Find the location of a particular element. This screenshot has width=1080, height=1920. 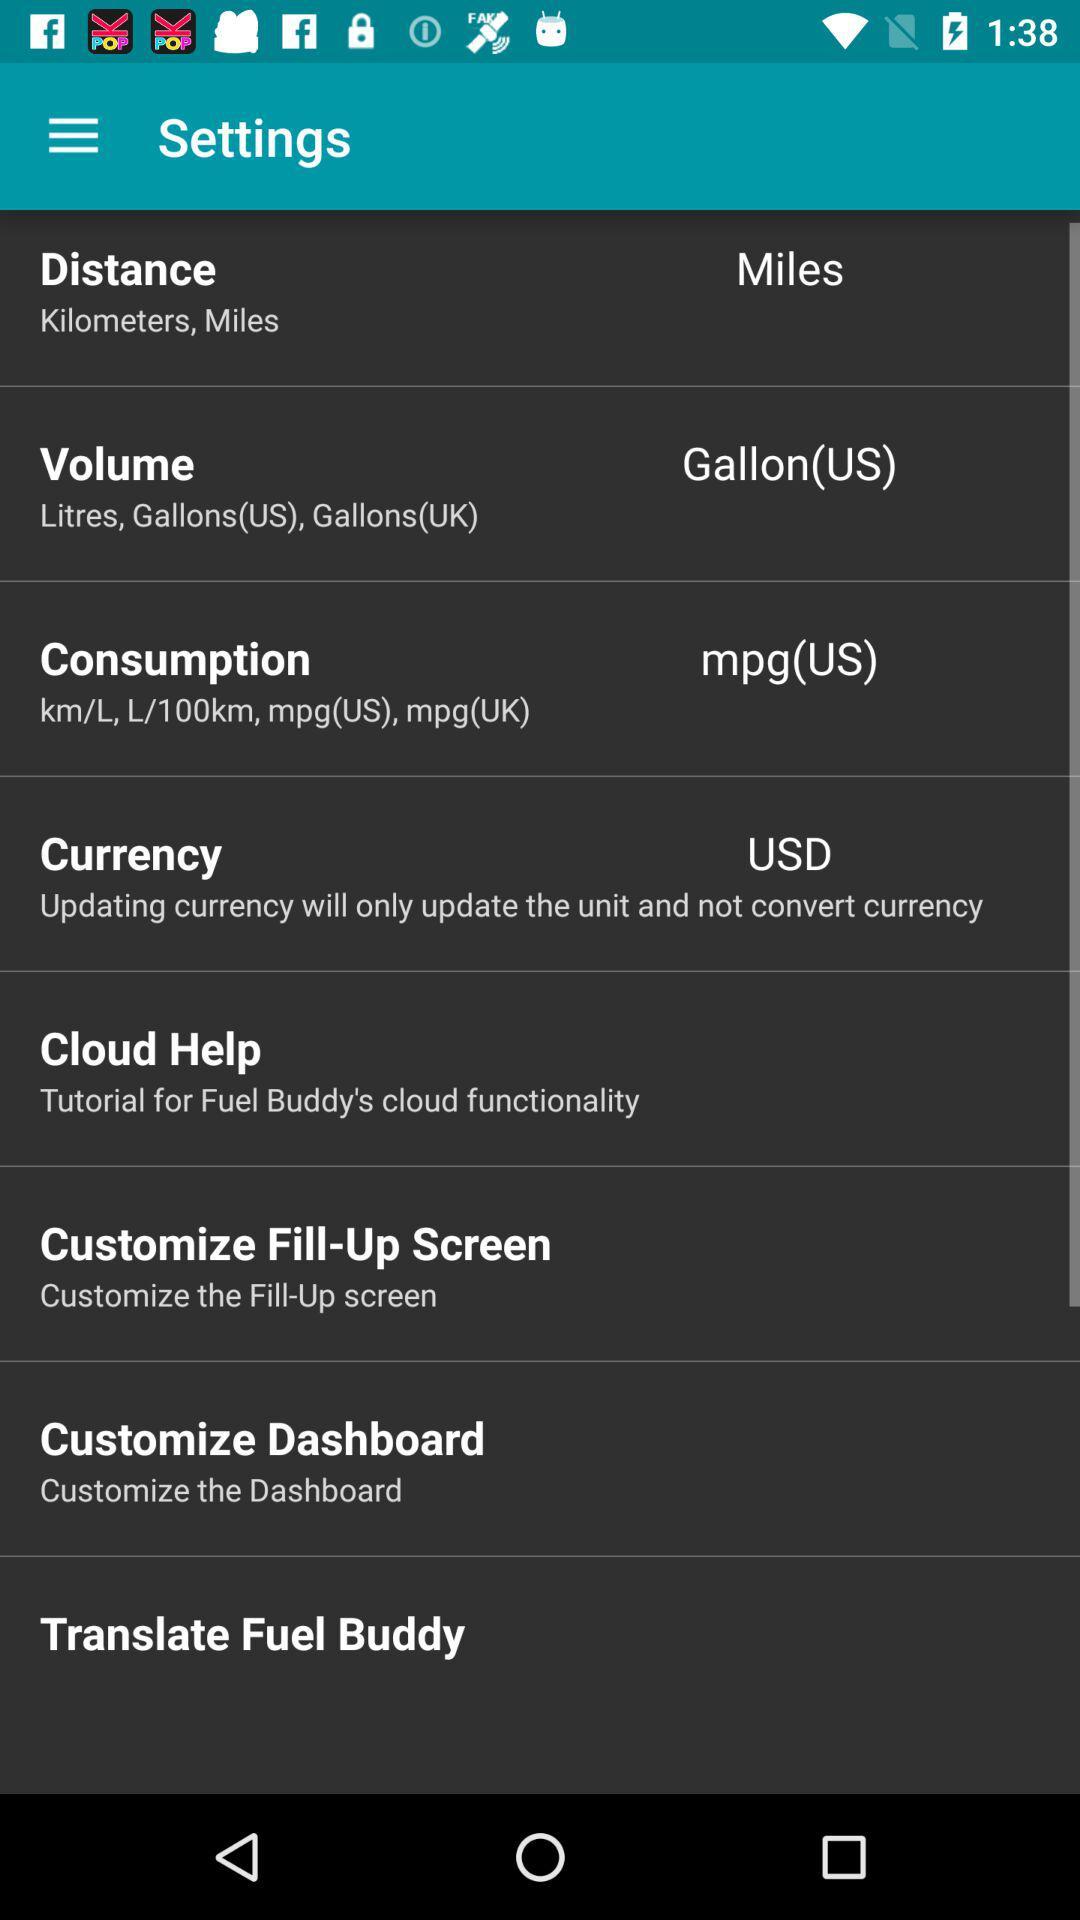

the item below volume item is located at coordinates (559, 514).